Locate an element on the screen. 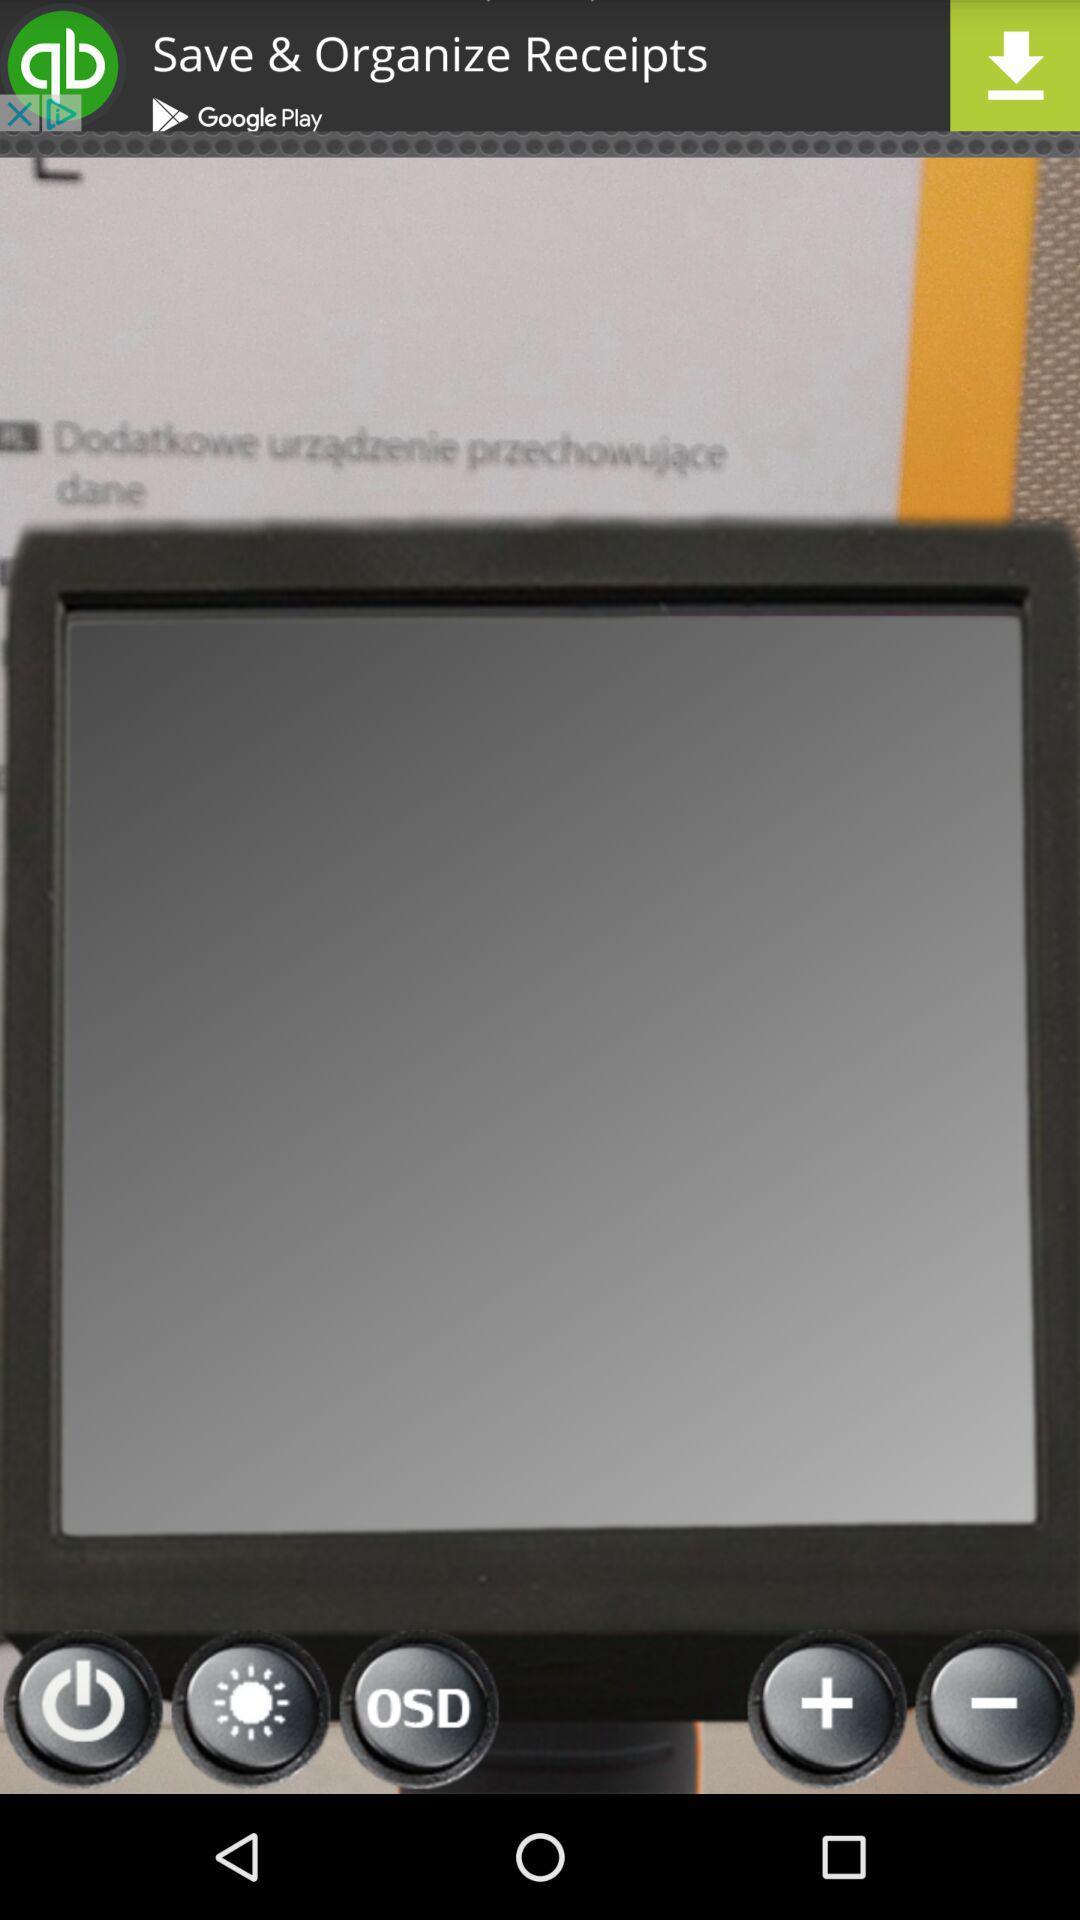  the add icon is located at coordinates (828, 1830).